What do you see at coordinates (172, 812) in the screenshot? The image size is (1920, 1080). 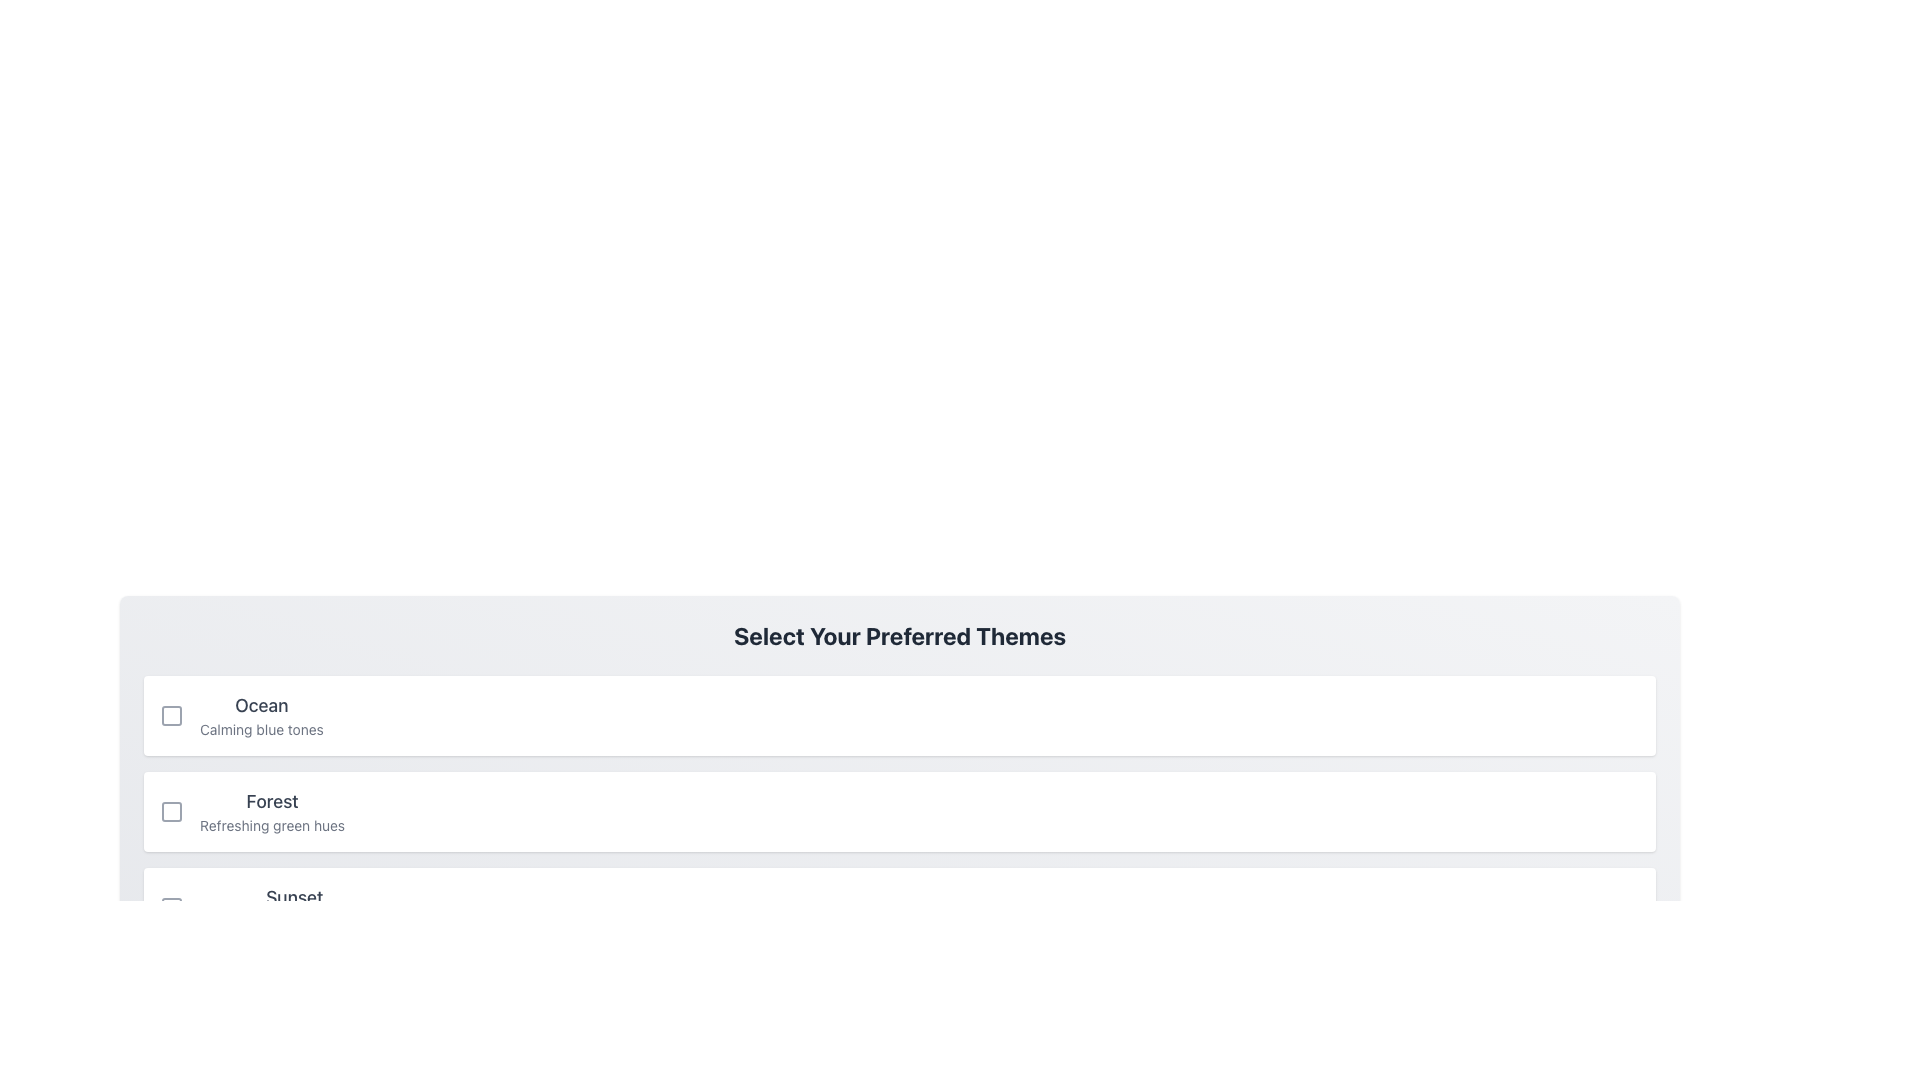 I see `the Square indicator, which is a small rectangular box with rounded corners located slightly to the left of the 'Forest' option's textual label in the second option row of selectable themes` at bounding box center [172, 812].